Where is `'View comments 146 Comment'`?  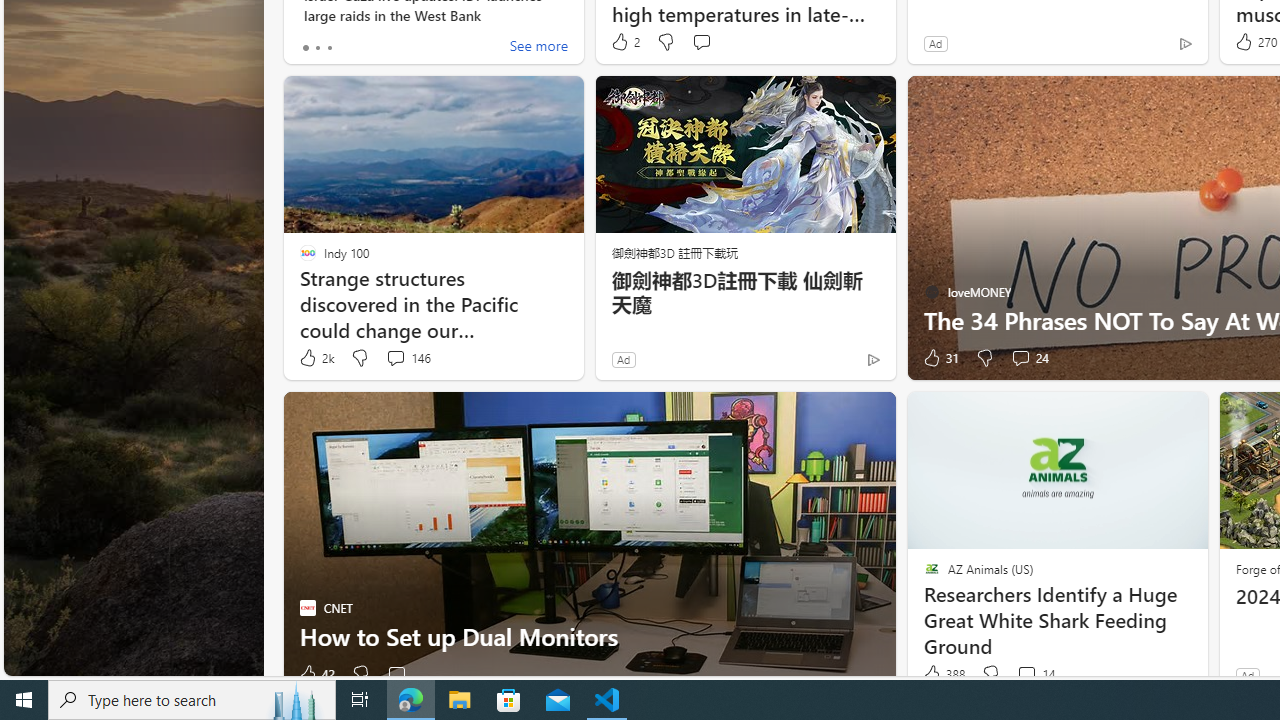
'View comments 146 Comment' is located at coordinates (395, 356).